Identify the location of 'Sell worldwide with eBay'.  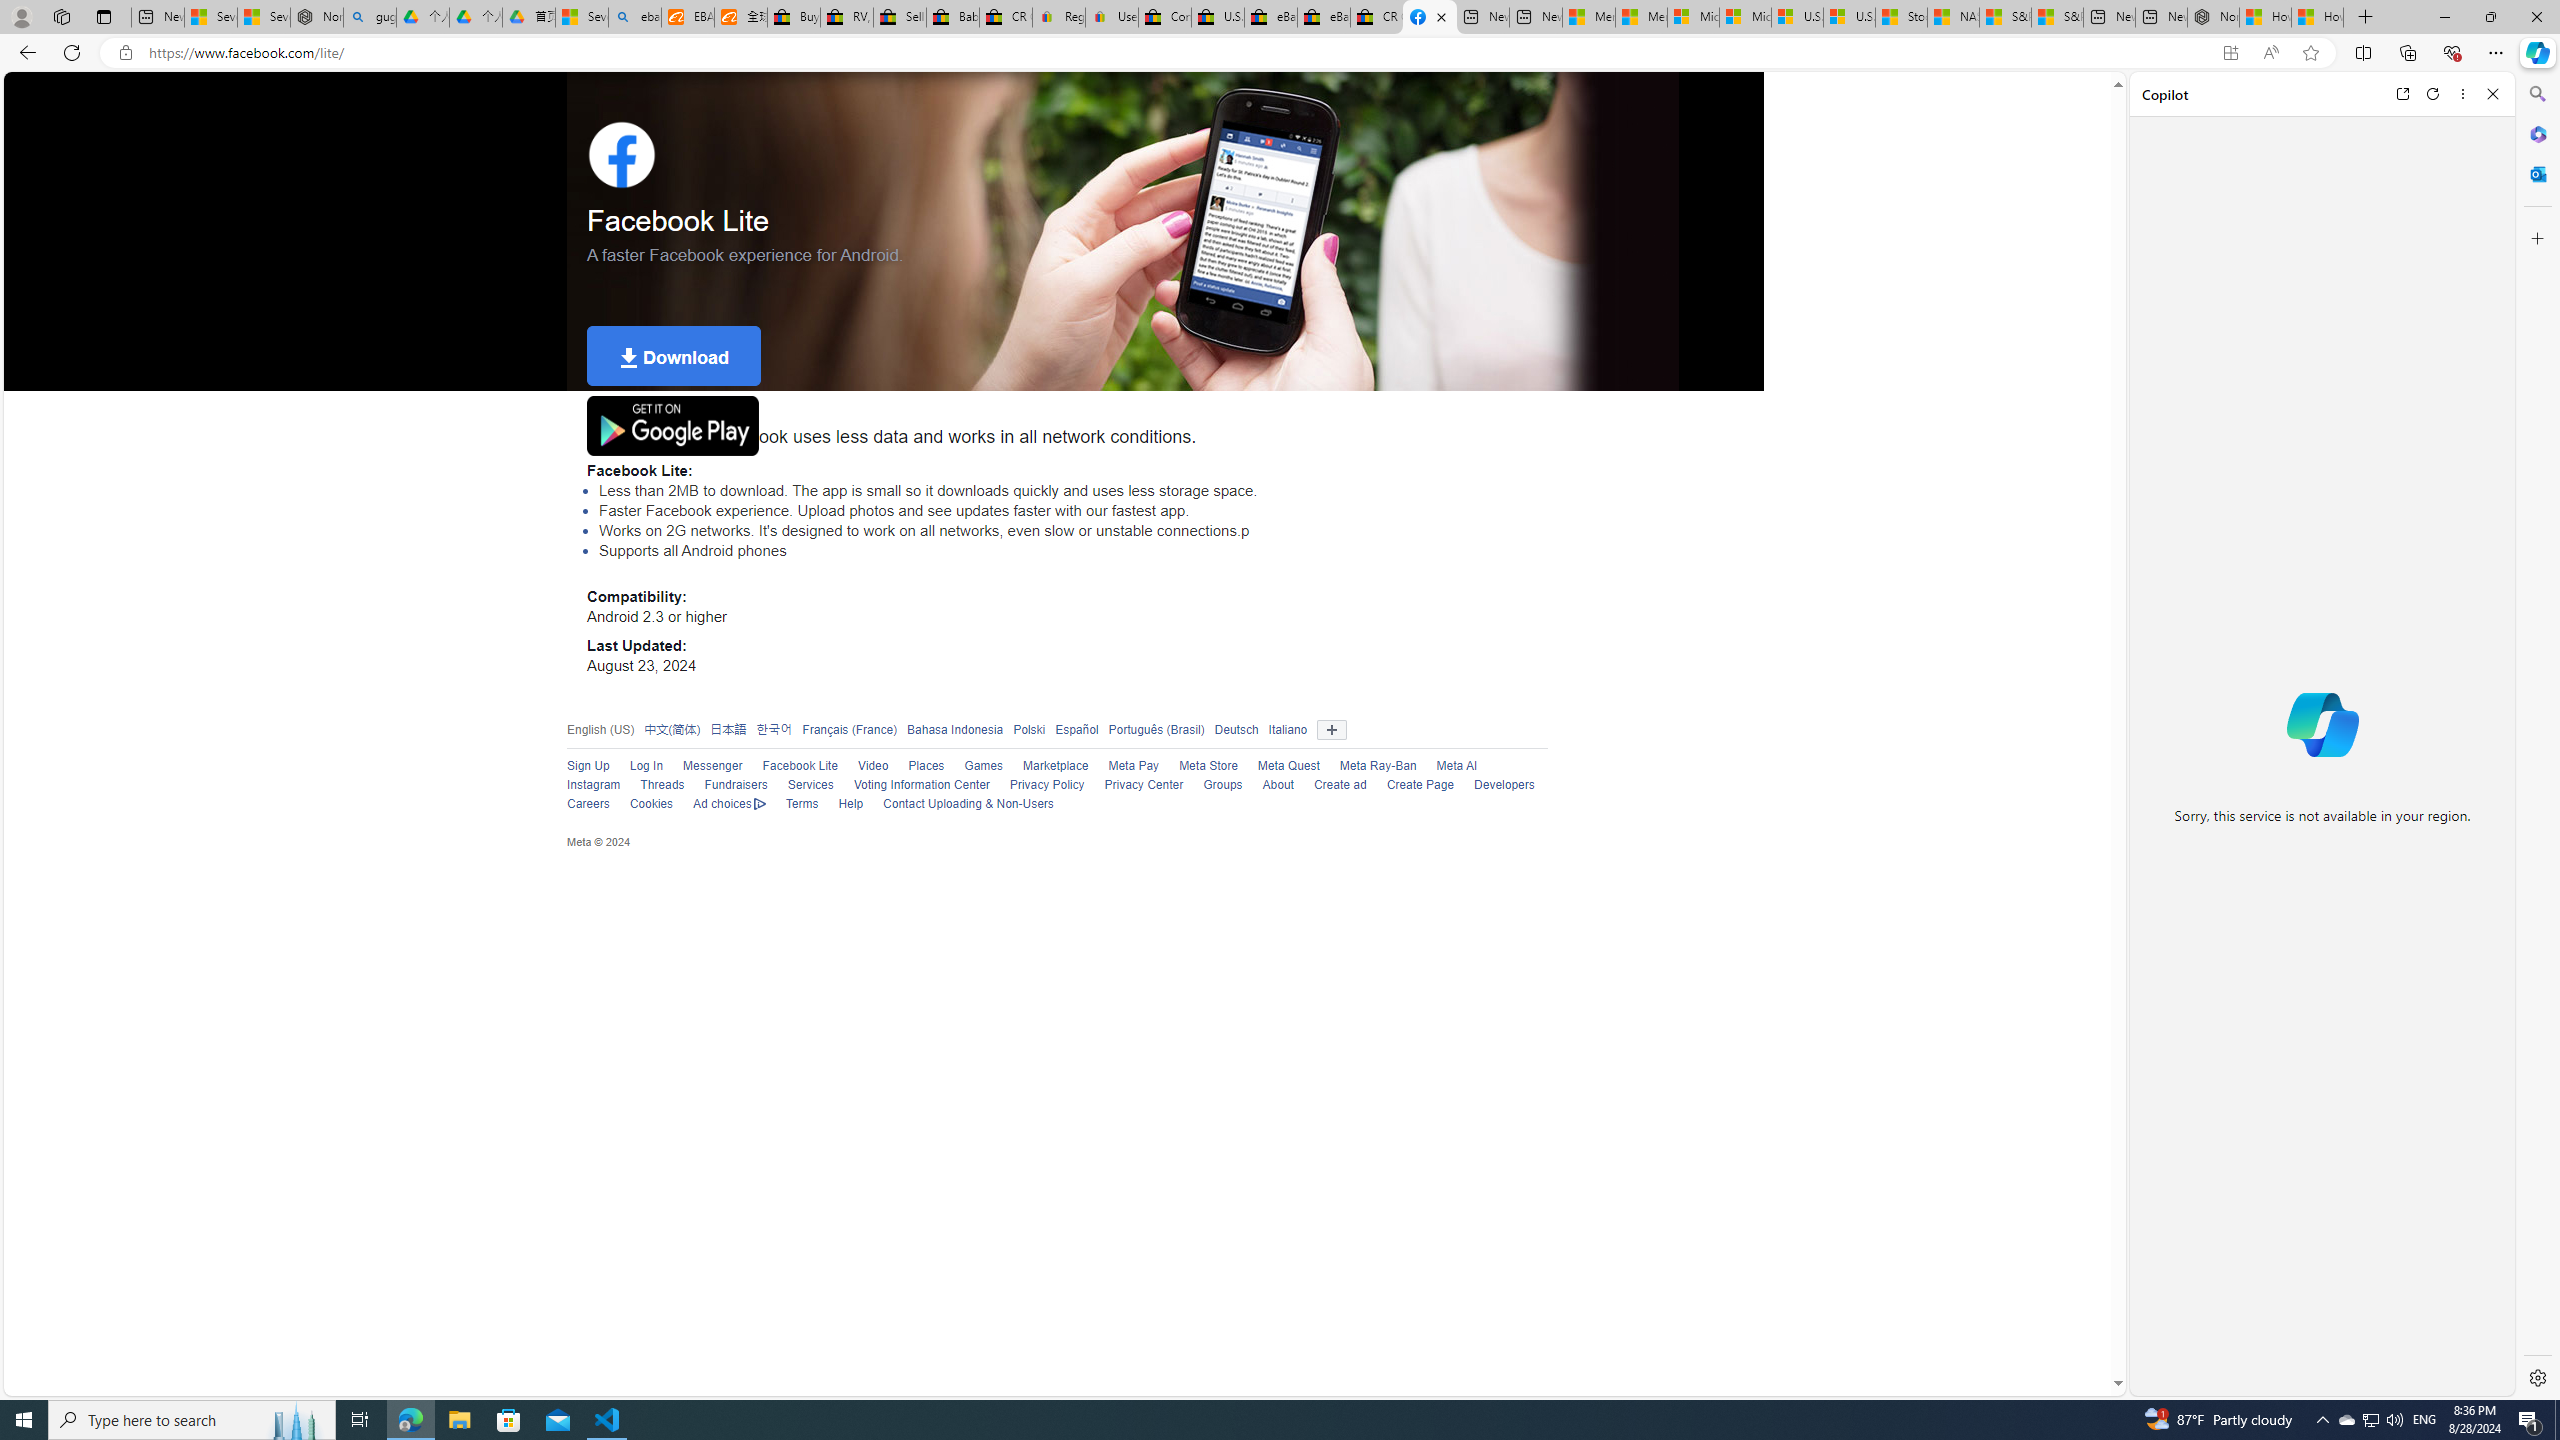
(898, 16).